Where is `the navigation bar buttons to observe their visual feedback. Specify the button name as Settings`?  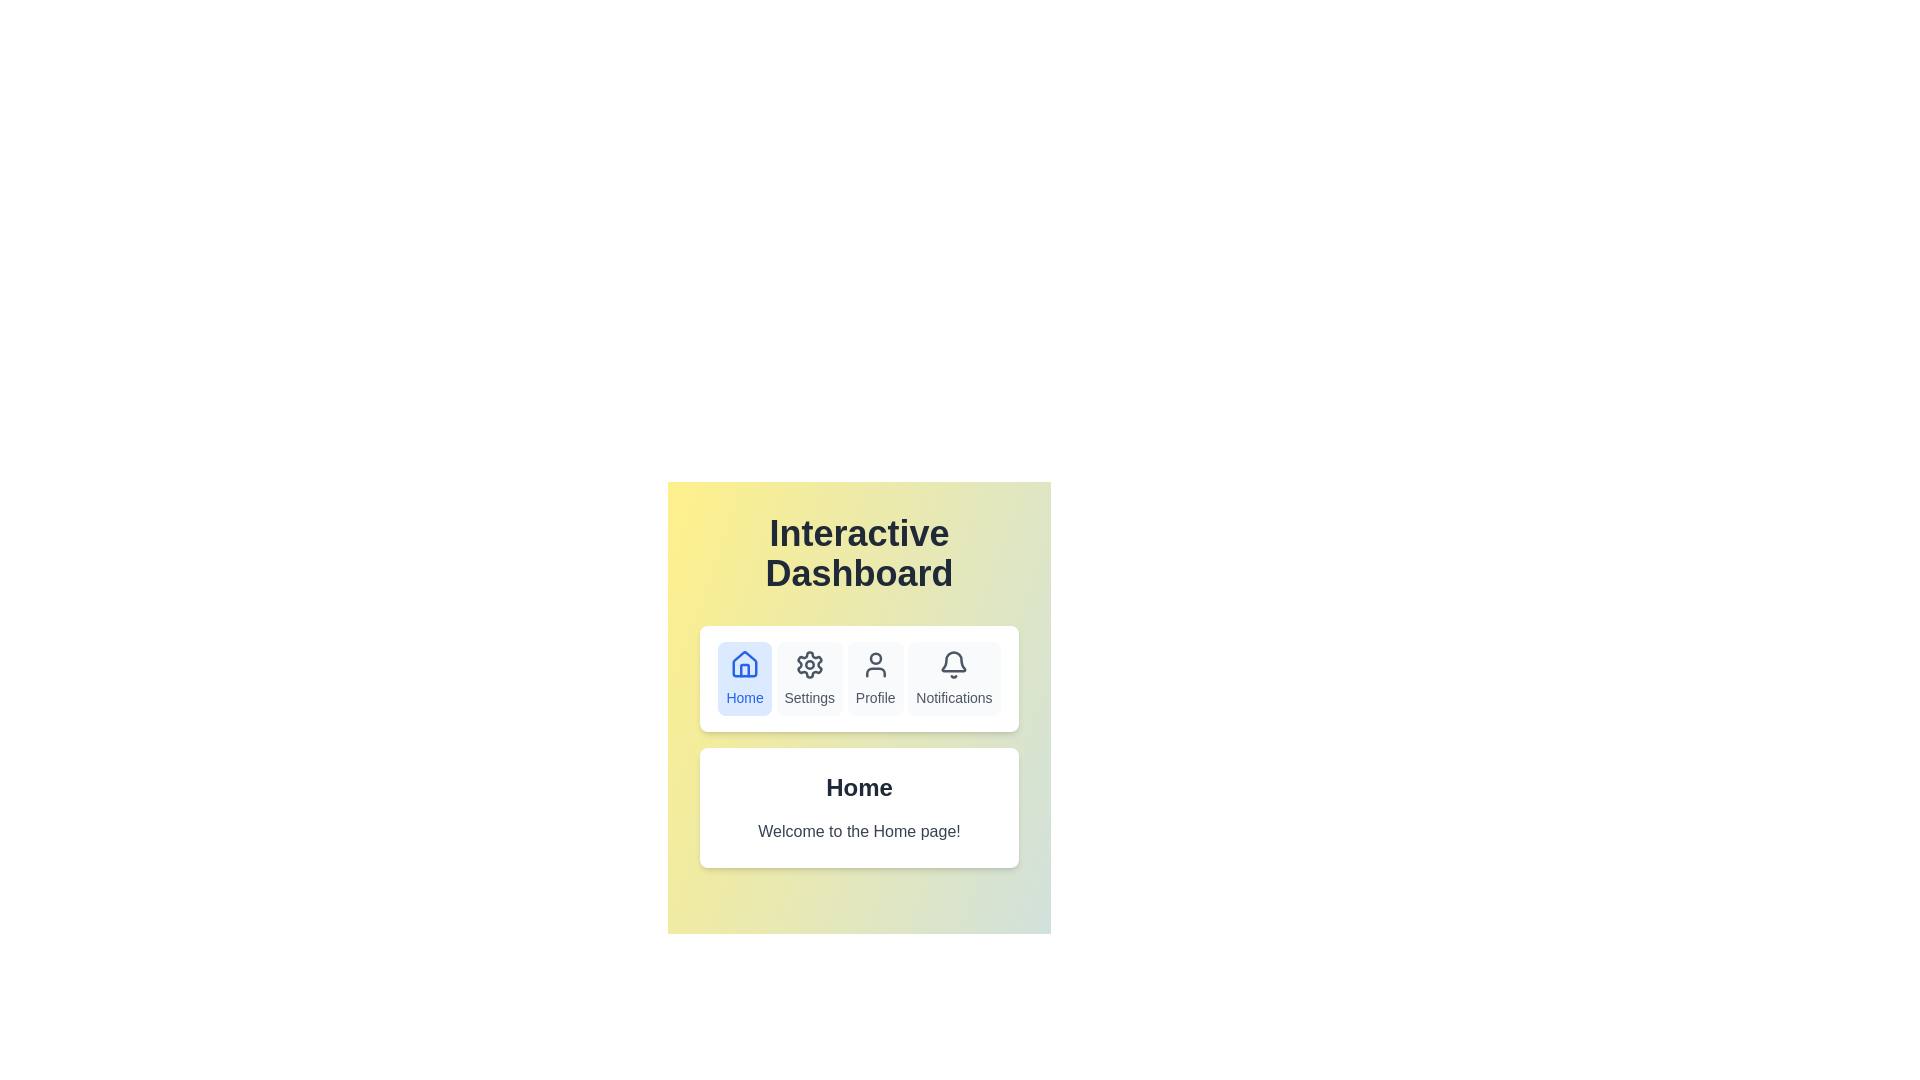
the navigation bar buttons to observe their visual feedback. Specify the button name as Settings is located at coordinates (810, 677).